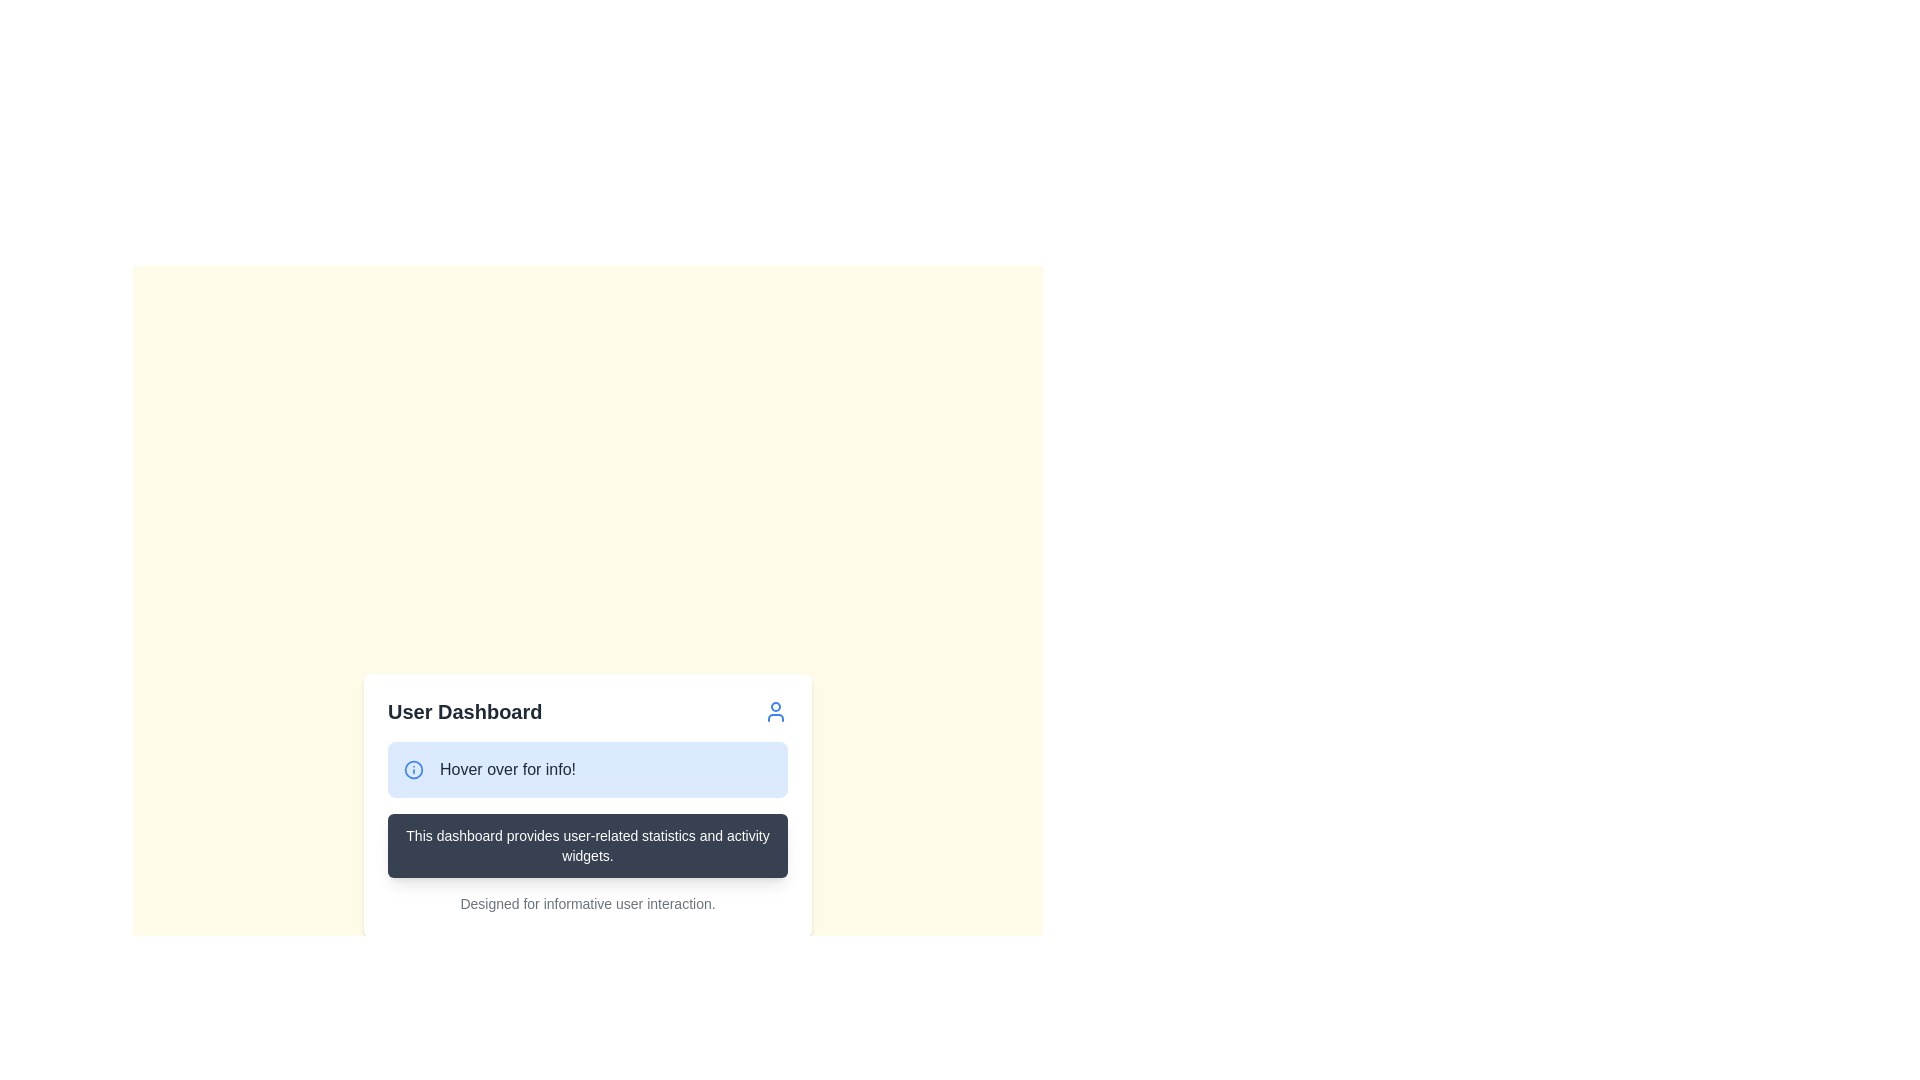  Describe the element at coordinates (587, 810) in the screenshot. I see `the Informational Tooltip/Message Box located below the header 'User Dashboard' and above the caption 'Designed for informative user interaction.'` at that location.